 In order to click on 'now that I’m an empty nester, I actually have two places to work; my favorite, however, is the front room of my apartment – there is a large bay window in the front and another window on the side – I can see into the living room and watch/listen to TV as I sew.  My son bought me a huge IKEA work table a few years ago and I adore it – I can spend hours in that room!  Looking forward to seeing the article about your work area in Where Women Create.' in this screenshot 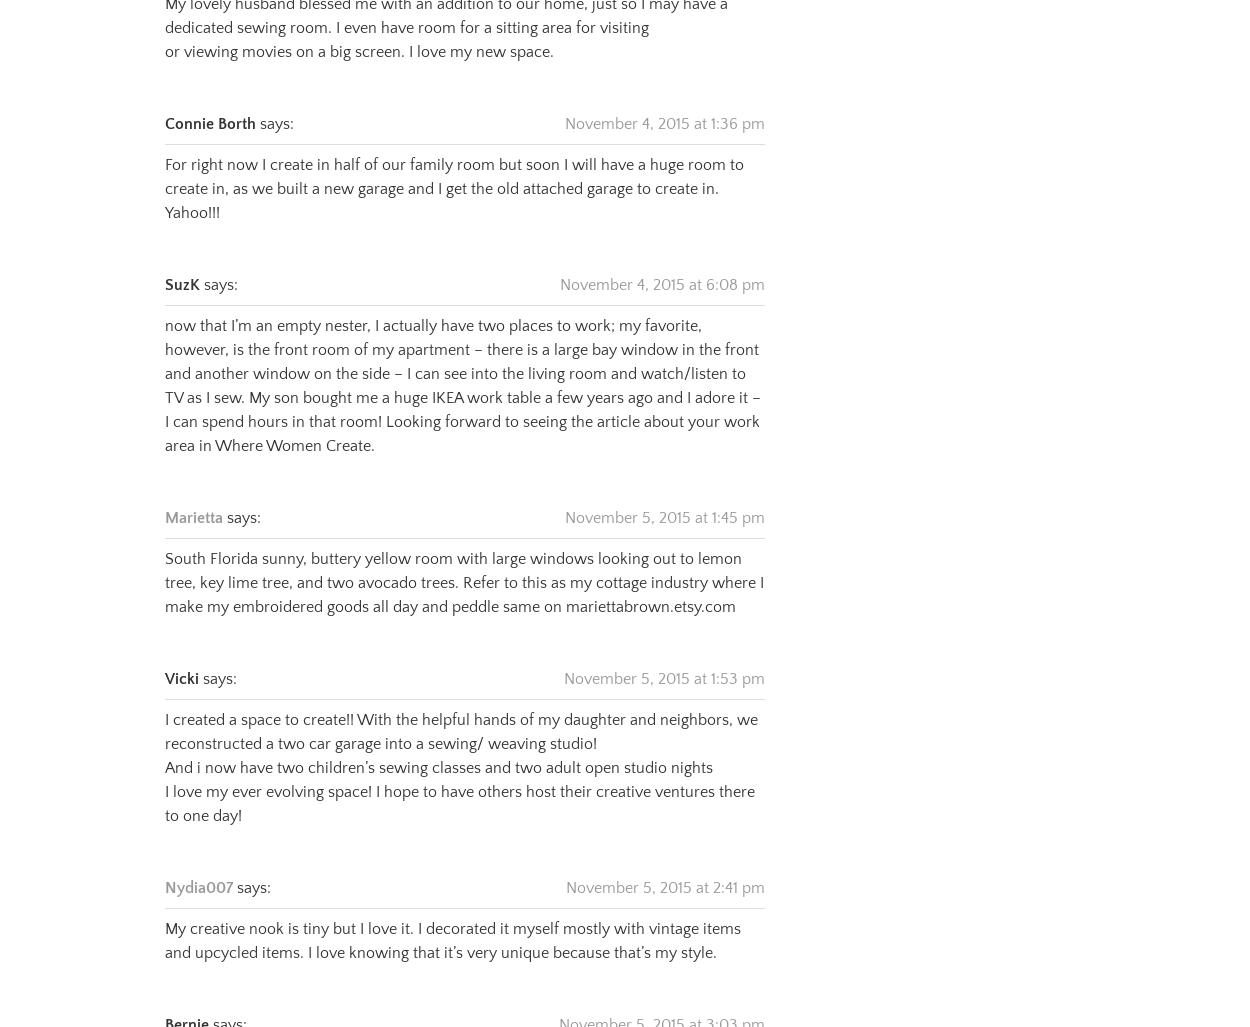, I will do `click(462, 360)`.